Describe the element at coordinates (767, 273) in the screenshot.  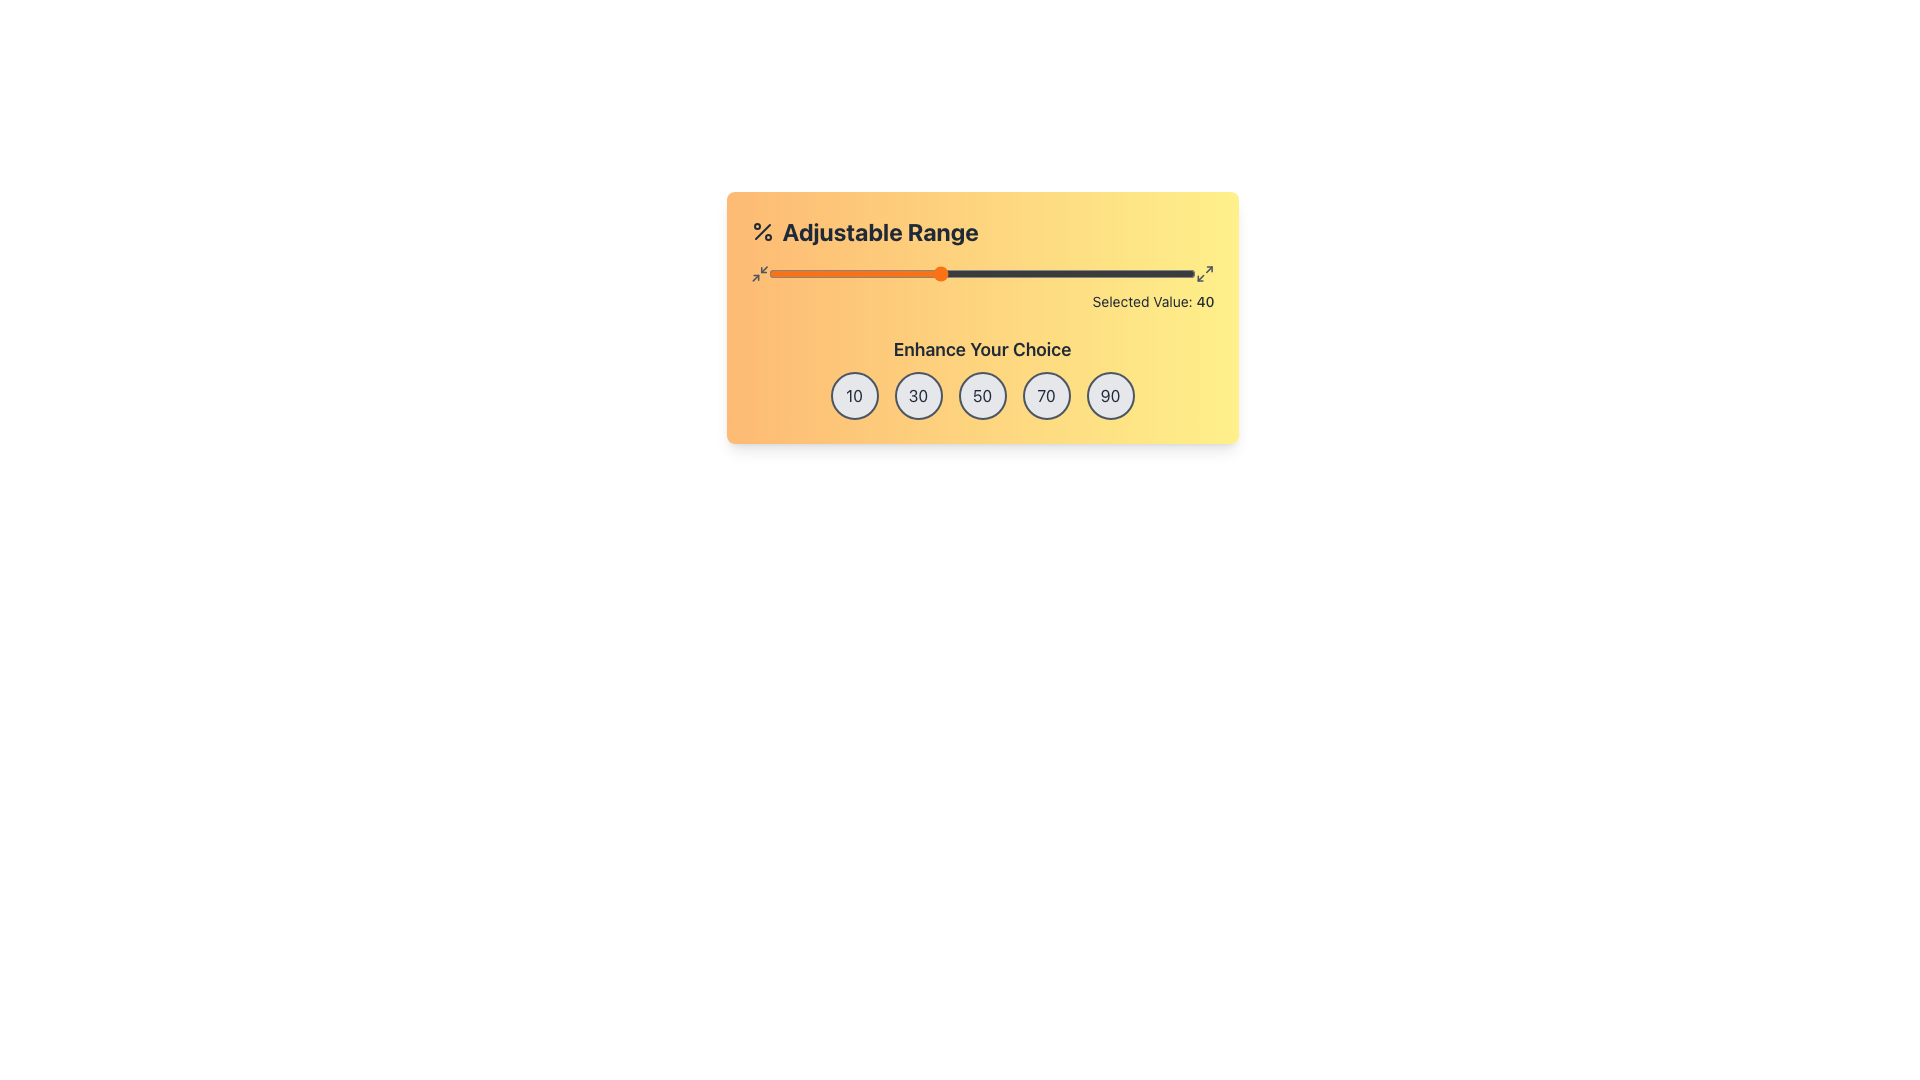
I see `the slider value` at that location.